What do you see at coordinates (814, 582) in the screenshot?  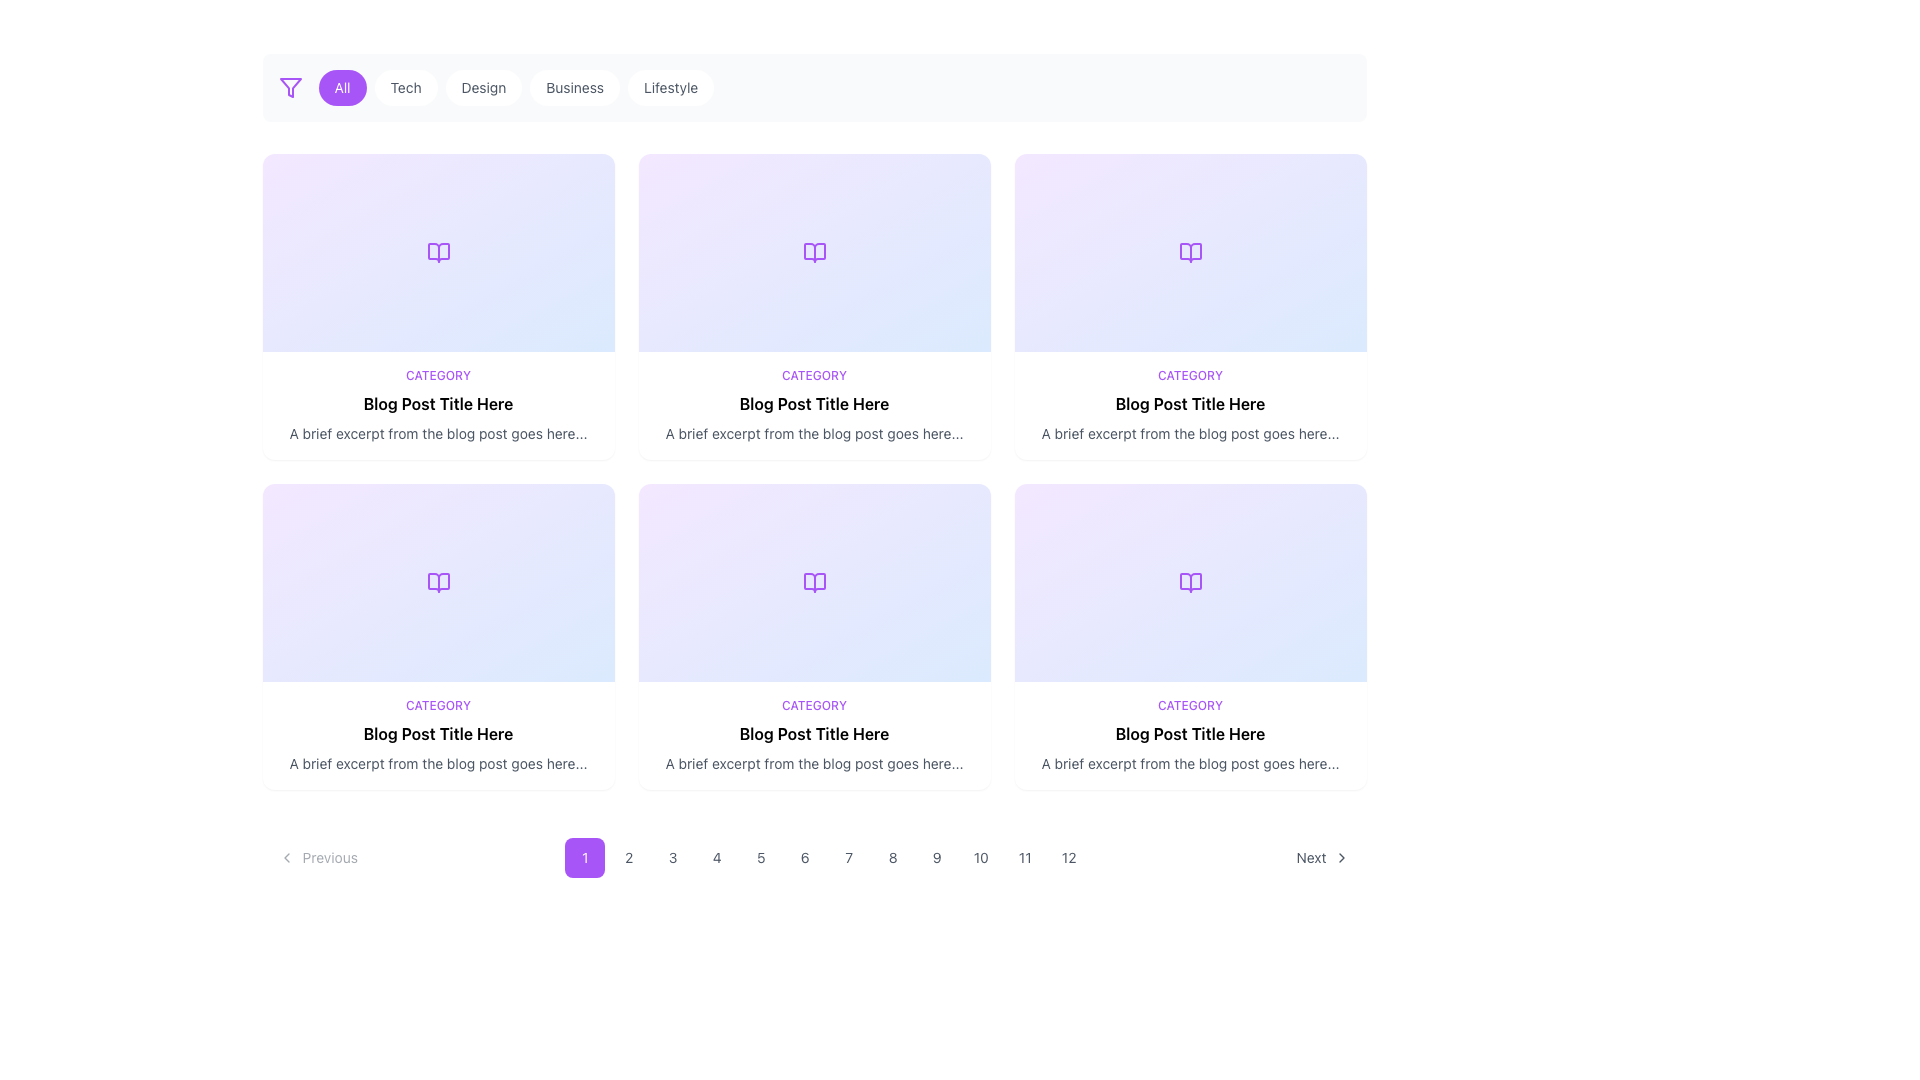 I see `the graphic component that serves as a preview for the associated blog post, located in the second column of the second row of the grid layout` at bounding box center [814, 582].